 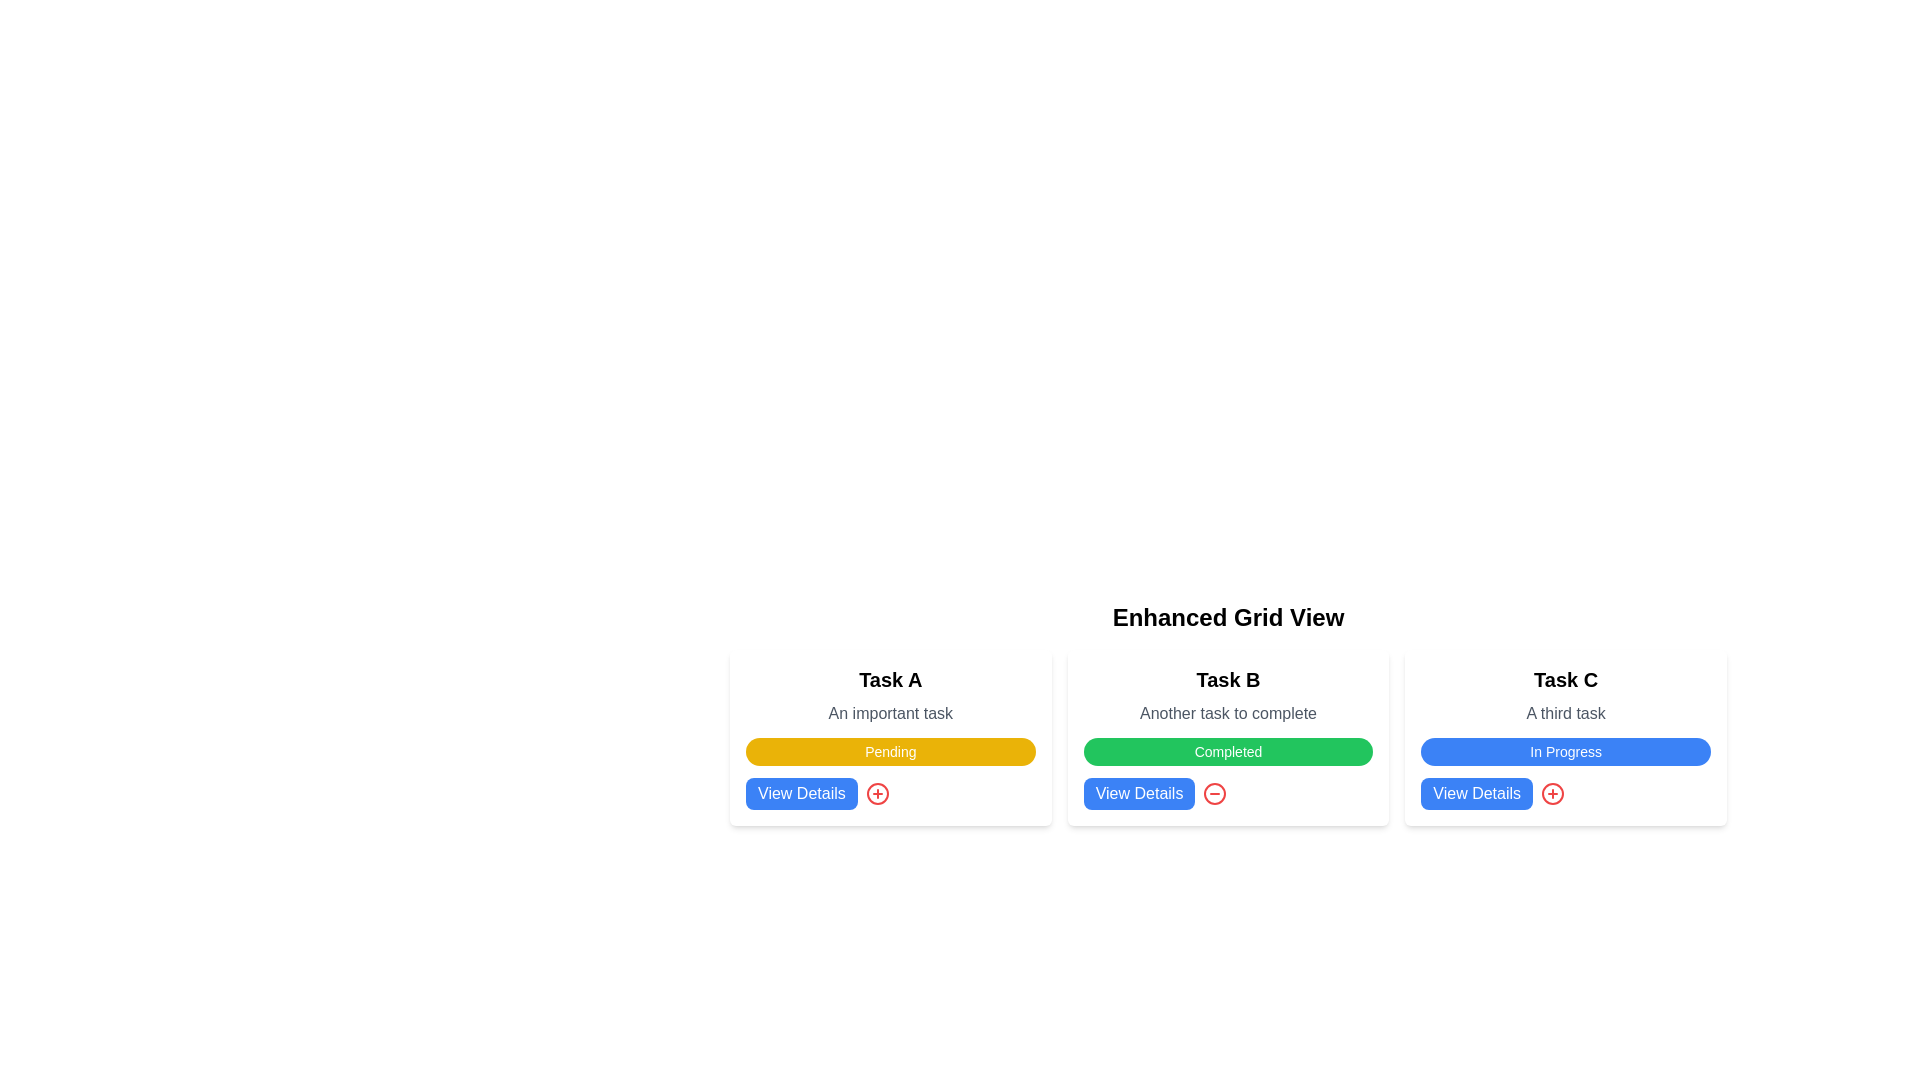 What do you see at coordinates (889, 712) in the screenshot?
I see `supporting text label located below the title 'Task A' within the white card identified as 'Task A' for task details` at bounding box center [889, 712].